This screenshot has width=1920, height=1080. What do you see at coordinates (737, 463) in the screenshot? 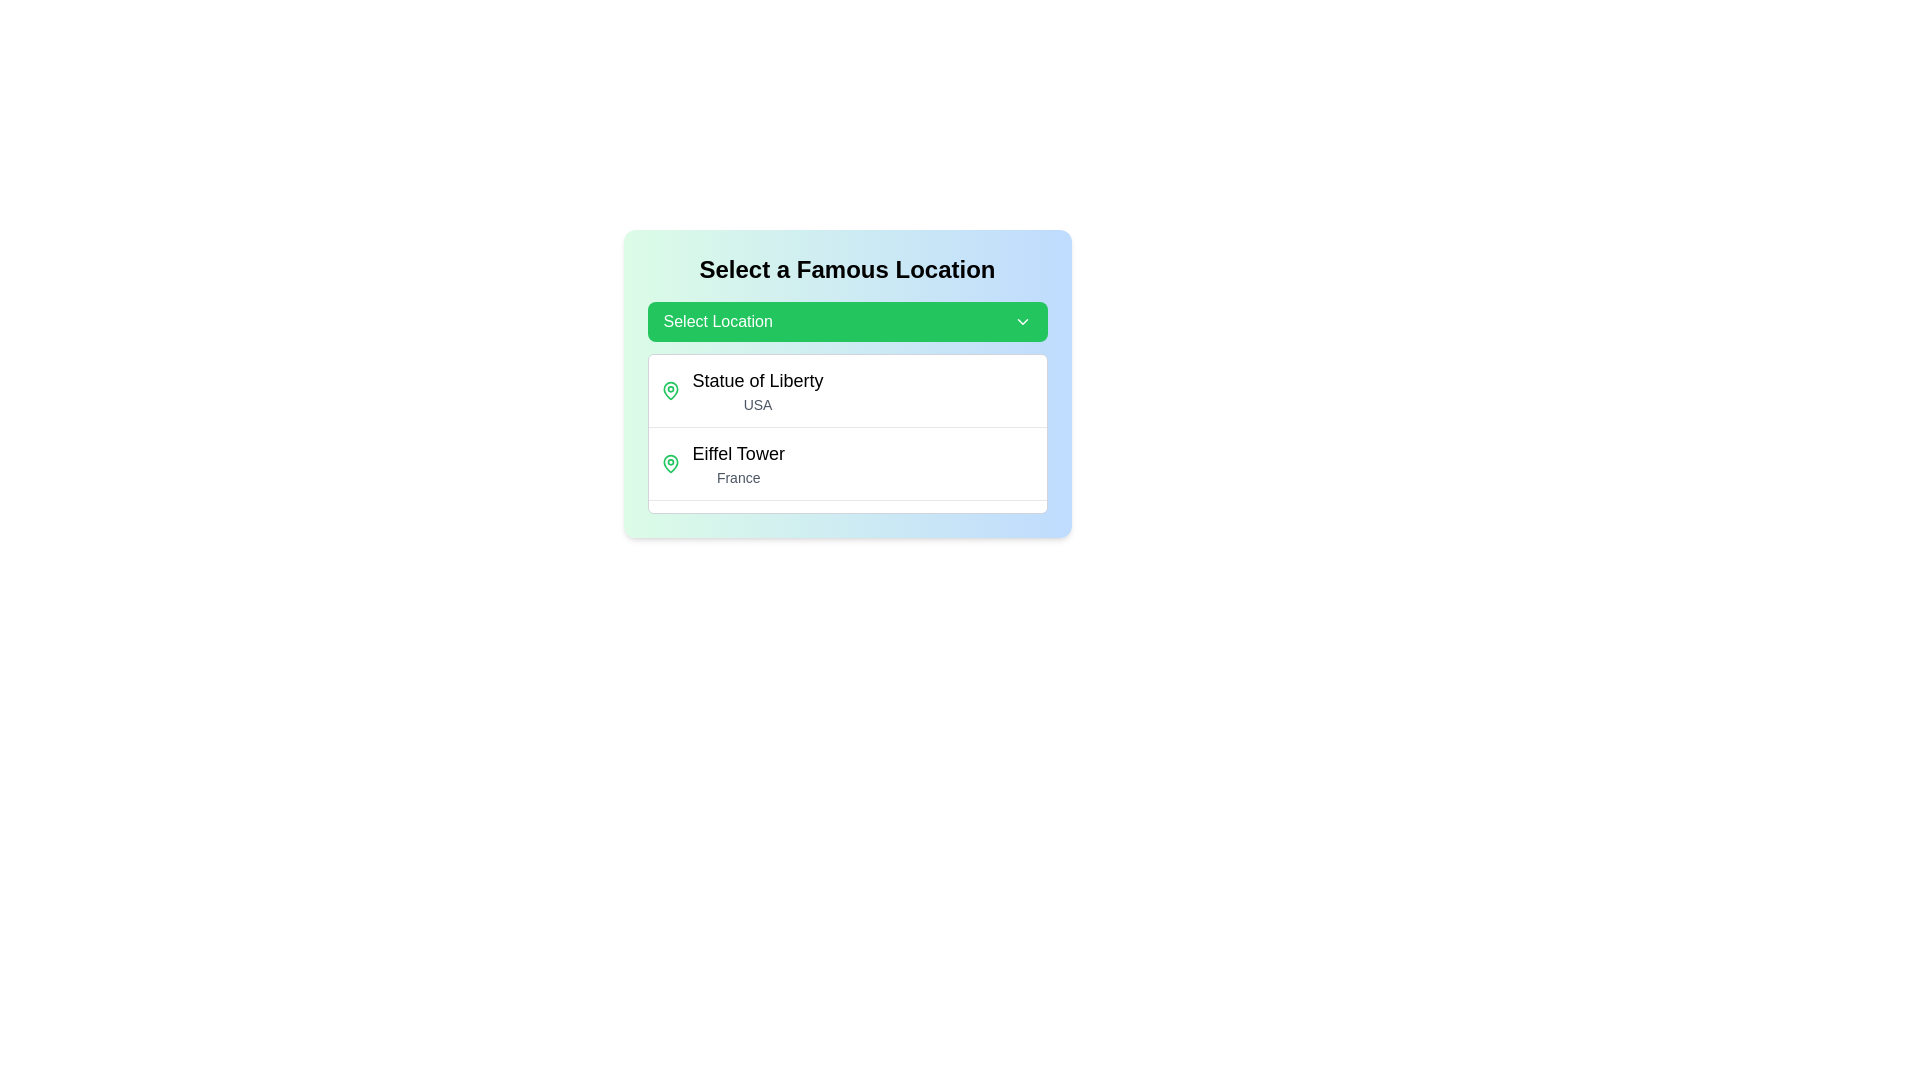
I see `the second entry in the list of famous locations, which displays a location name and country, positioned below 'Statue of Liberty' (USA)` at bounding box center [737, 463].